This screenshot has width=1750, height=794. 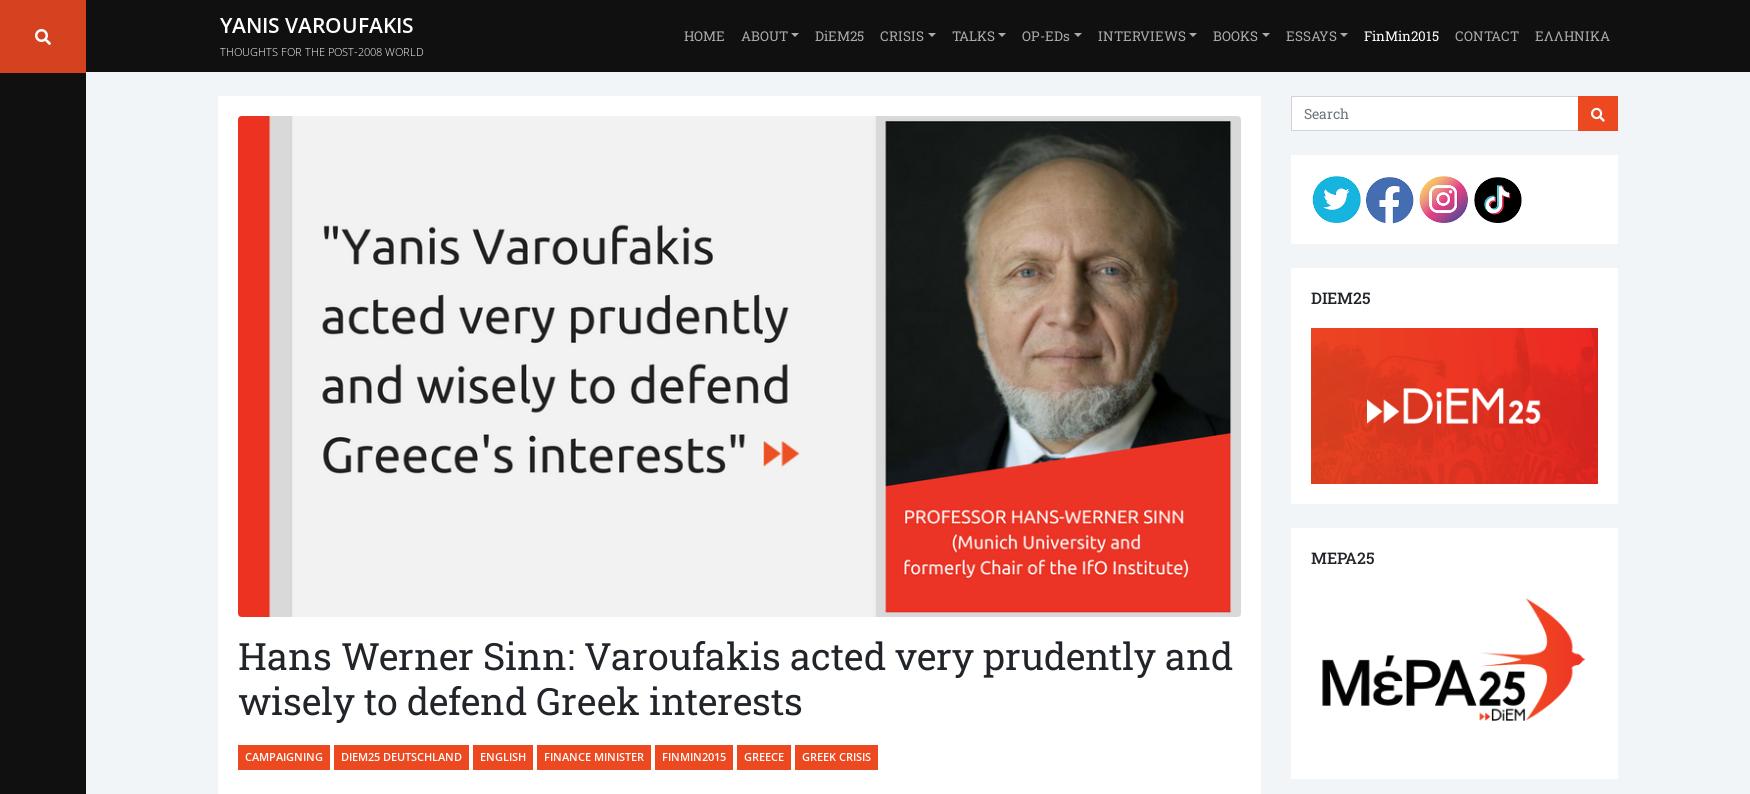 I want to click on 'ΜΕΡΑ25', so click(x=1342, y=555).